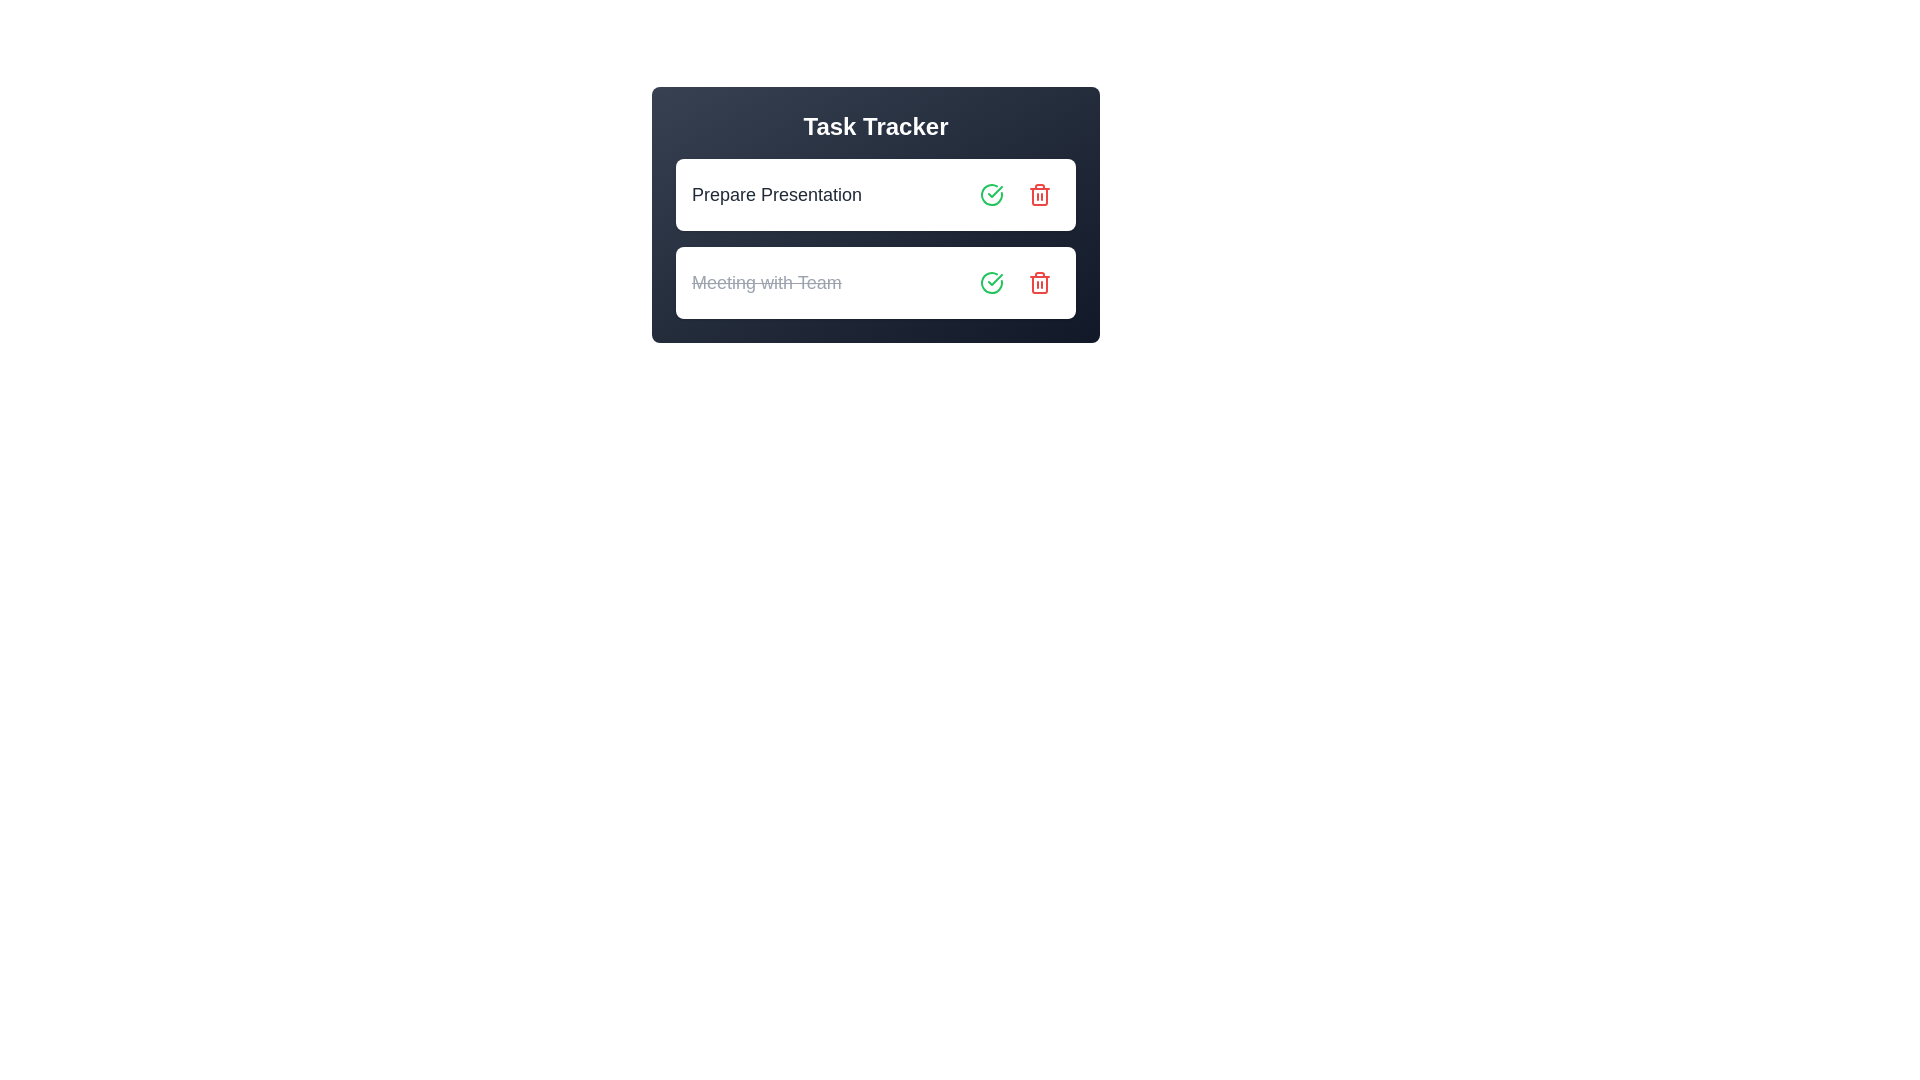 The width and height of the screenshot is (1920, 1080). What do you see at coordinates (995, 280) in the screenshot?
I see `the green checkmark icon in the 'Prepare Presentation' task row to mark the task as done` at bounding box center [995, 280].